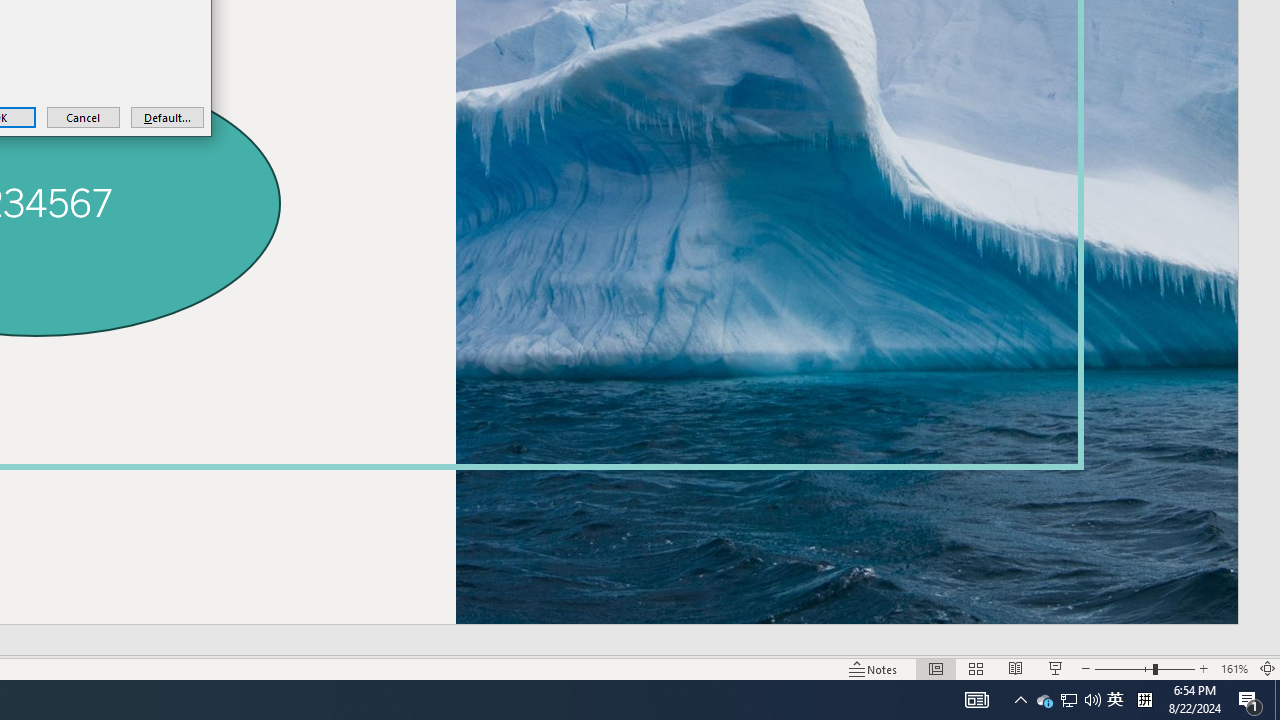 Image resolution: width=1280 pixels, height=720 pixels. I want to click on 'Default...', so click(167, 117).